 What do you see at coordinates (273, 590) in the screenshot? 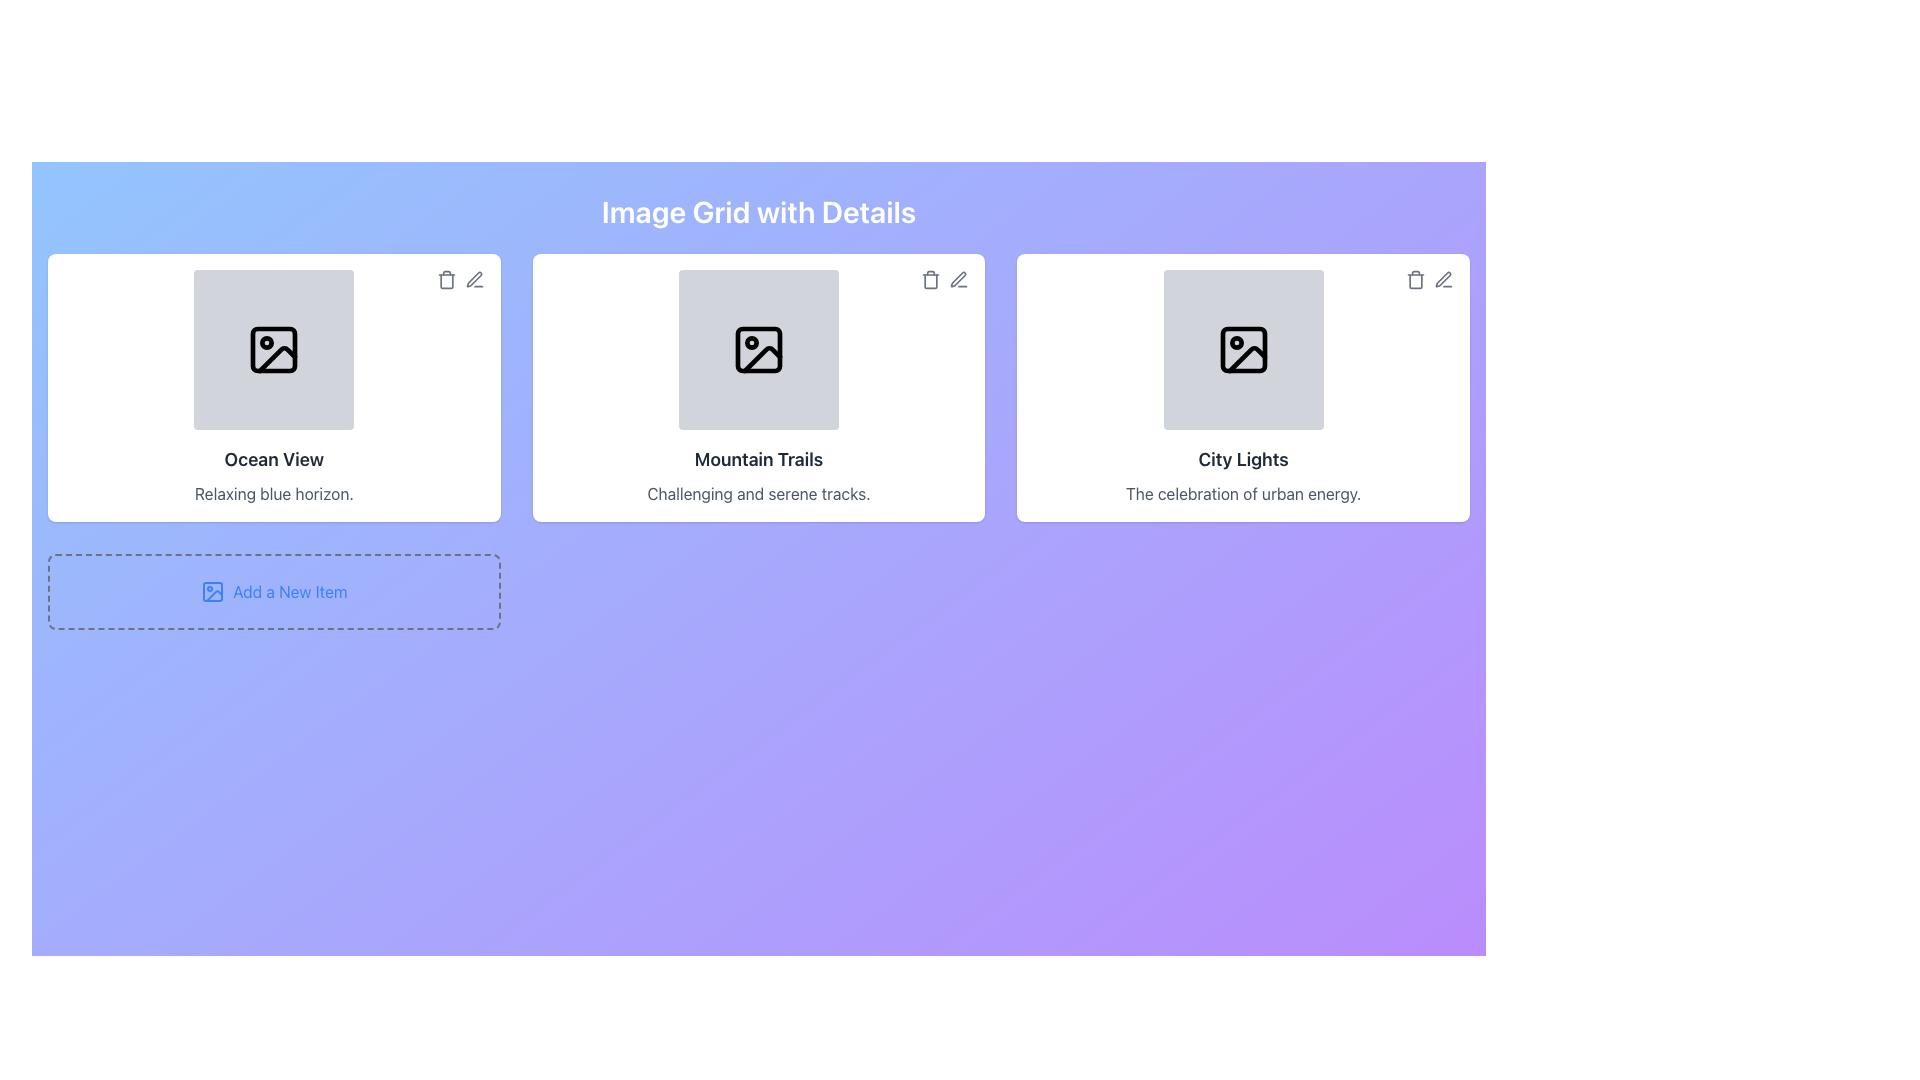
I see `the interactive button labeled 'Add a New Item' with an icon on the left to trigger the hover color change effect` at bounding box center [273, 590].